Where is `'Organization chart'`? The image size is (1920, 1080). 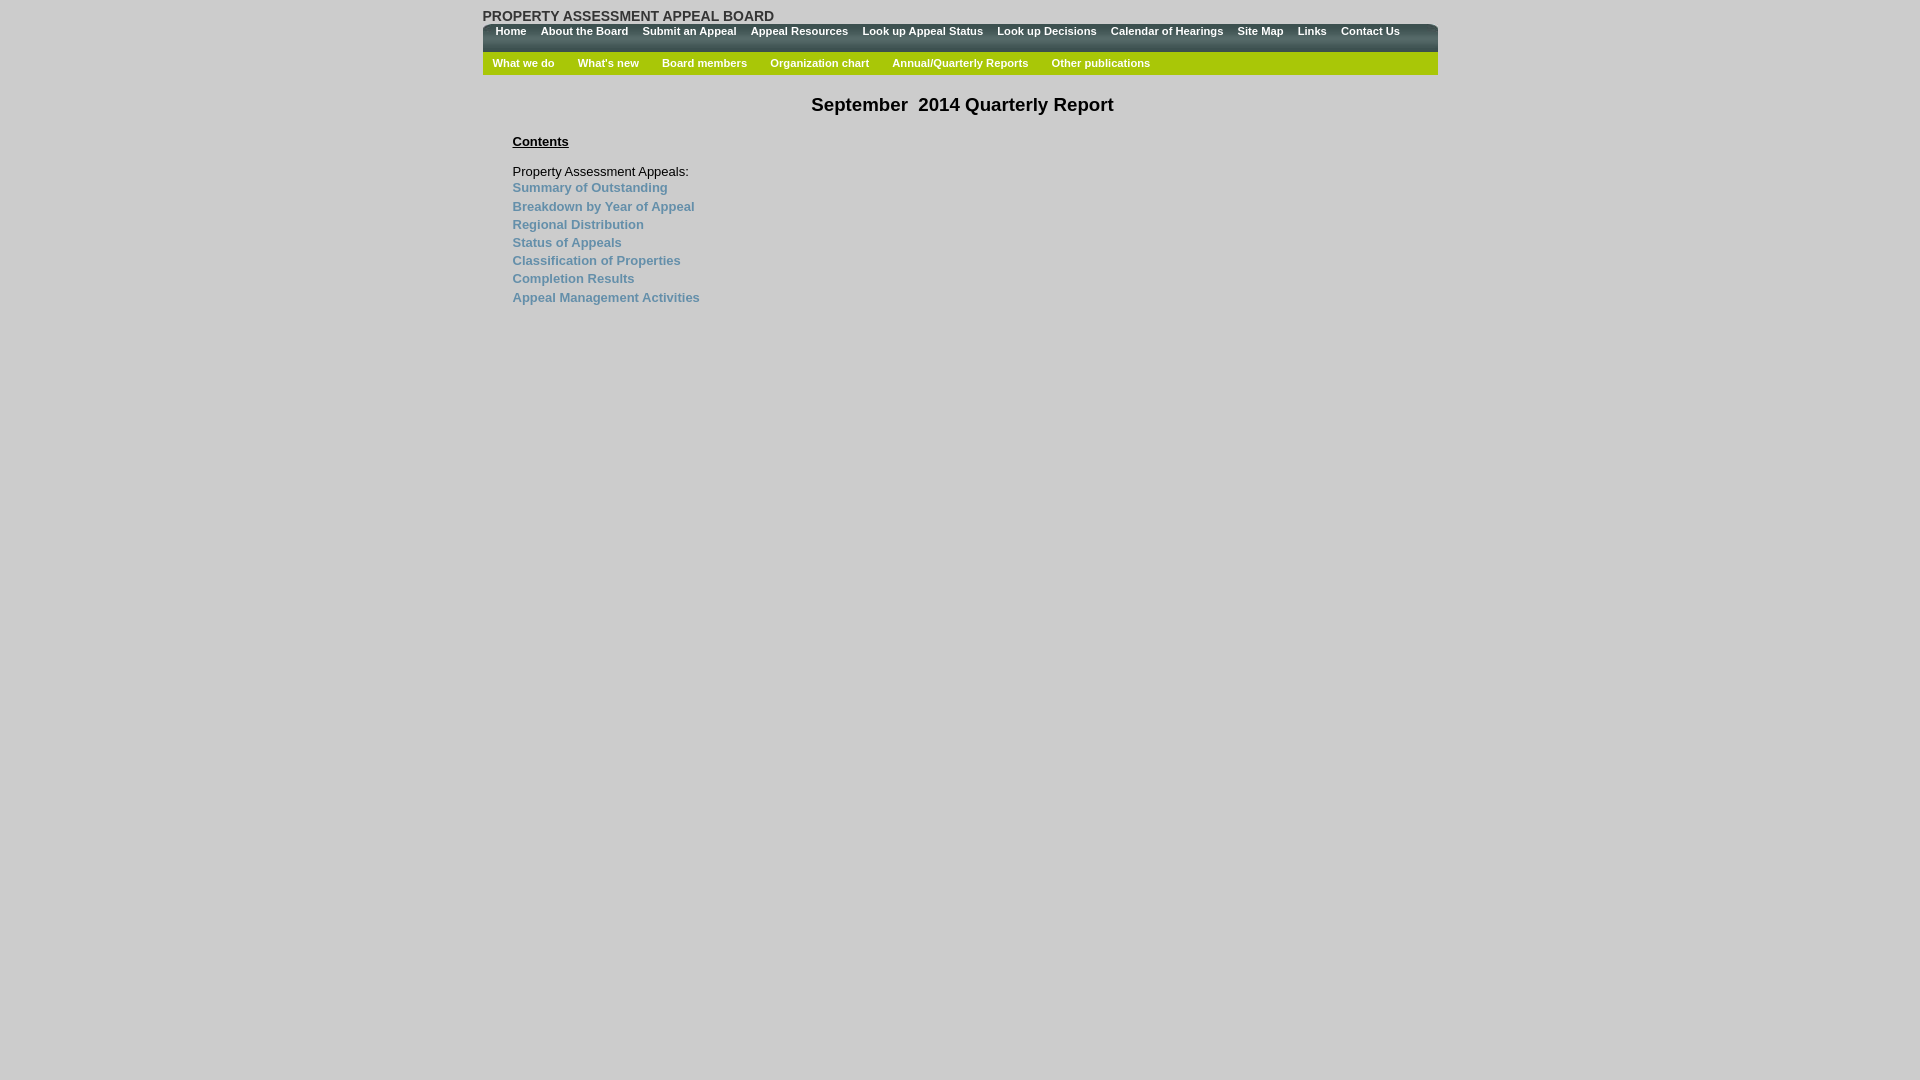
'Organization chart' is located at coordinates (819, 61).